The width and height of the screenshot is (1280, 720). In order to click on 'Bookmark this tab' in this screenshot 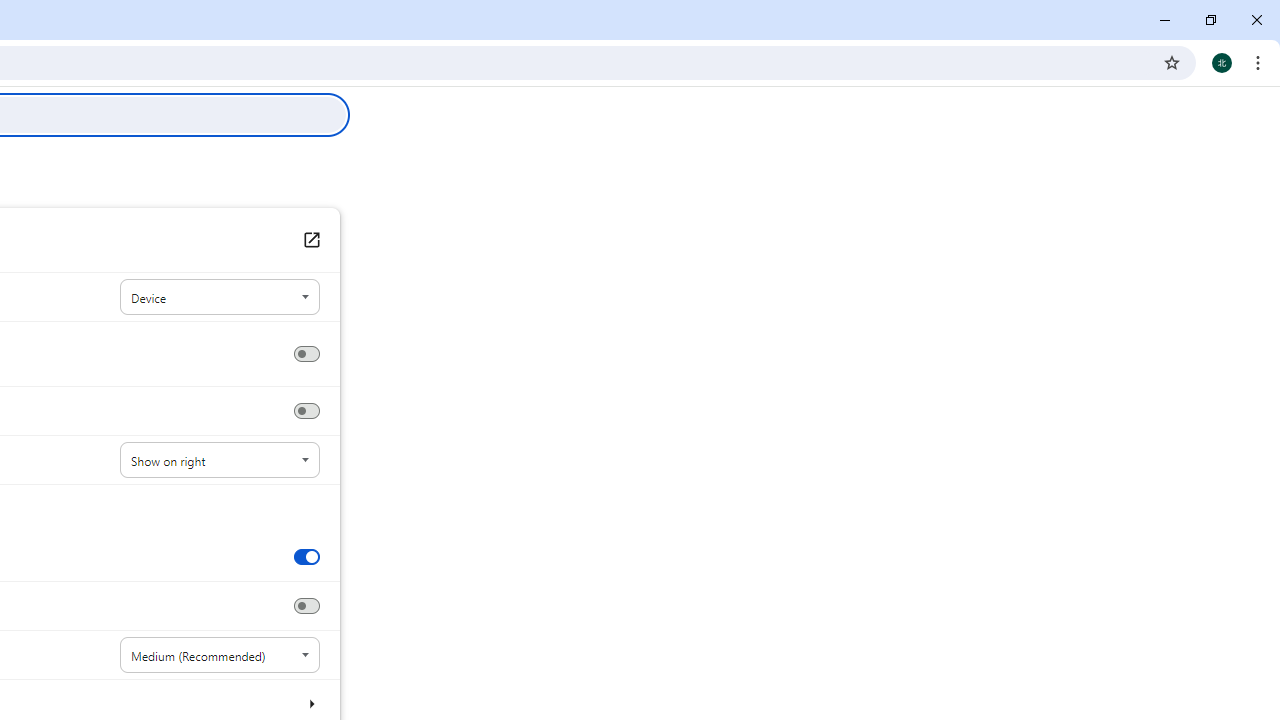, I will do `click(1171, 61)`.